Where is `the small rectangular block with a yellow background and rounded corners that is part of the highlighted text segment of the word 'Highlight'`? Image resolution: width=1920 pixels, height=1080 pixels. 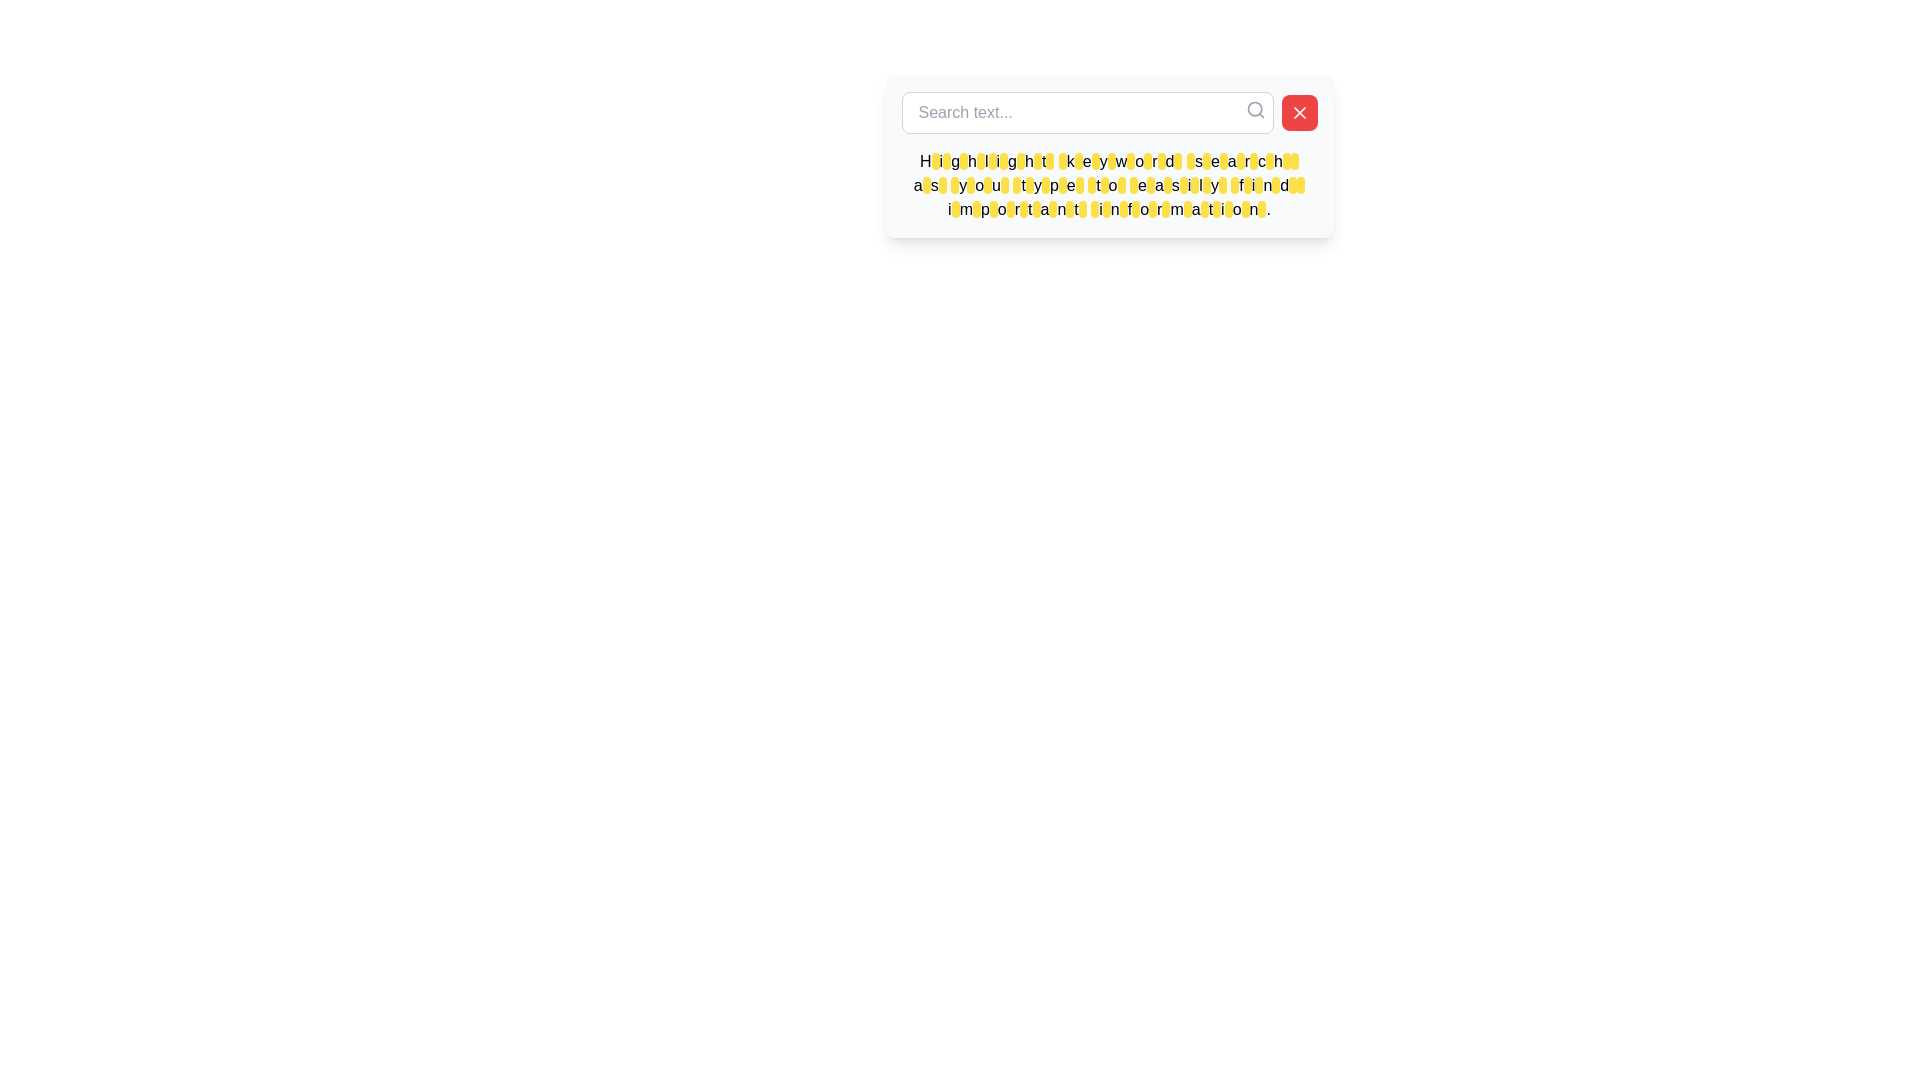
the small rectangular block with a yellow background and rounded corners that is part of the highlighted text segment of the word 'Highlight' is located at coordinates (980, 160).